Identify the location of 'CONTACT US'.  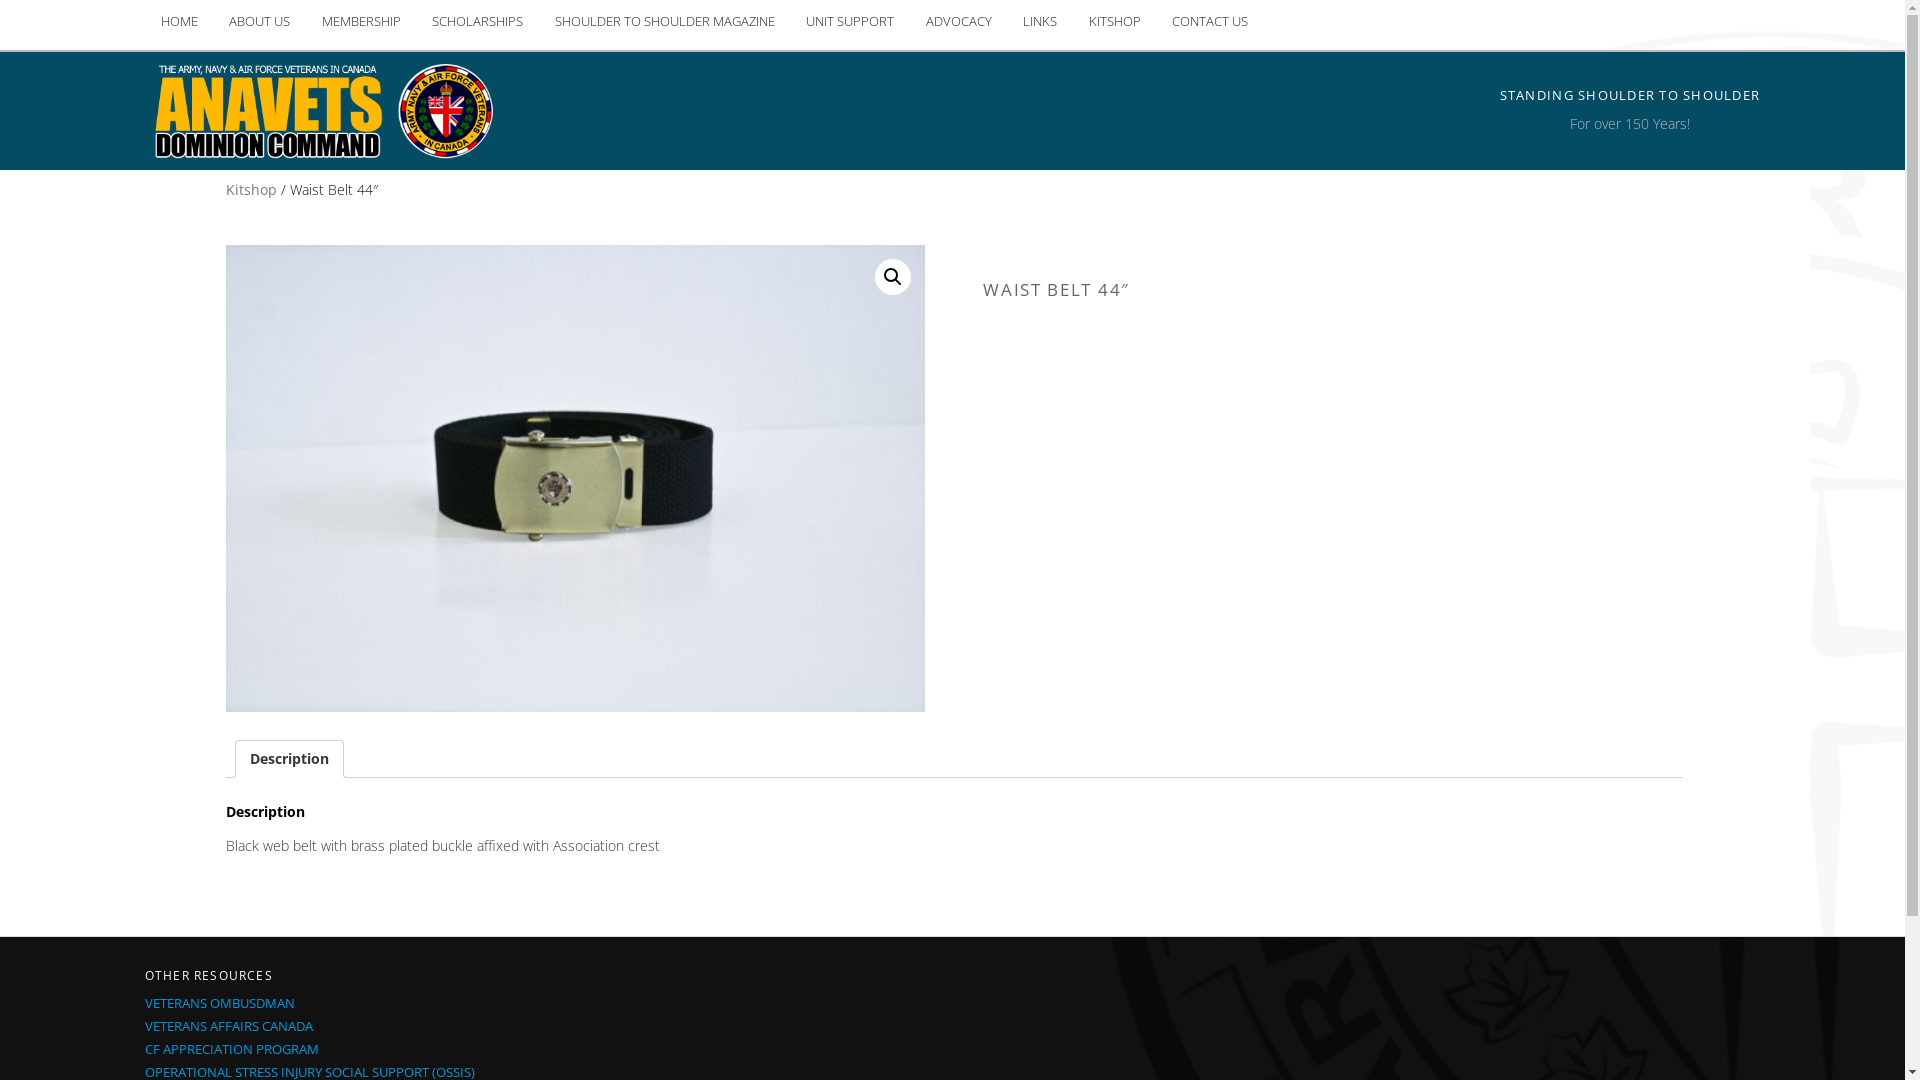
(1208, 21).